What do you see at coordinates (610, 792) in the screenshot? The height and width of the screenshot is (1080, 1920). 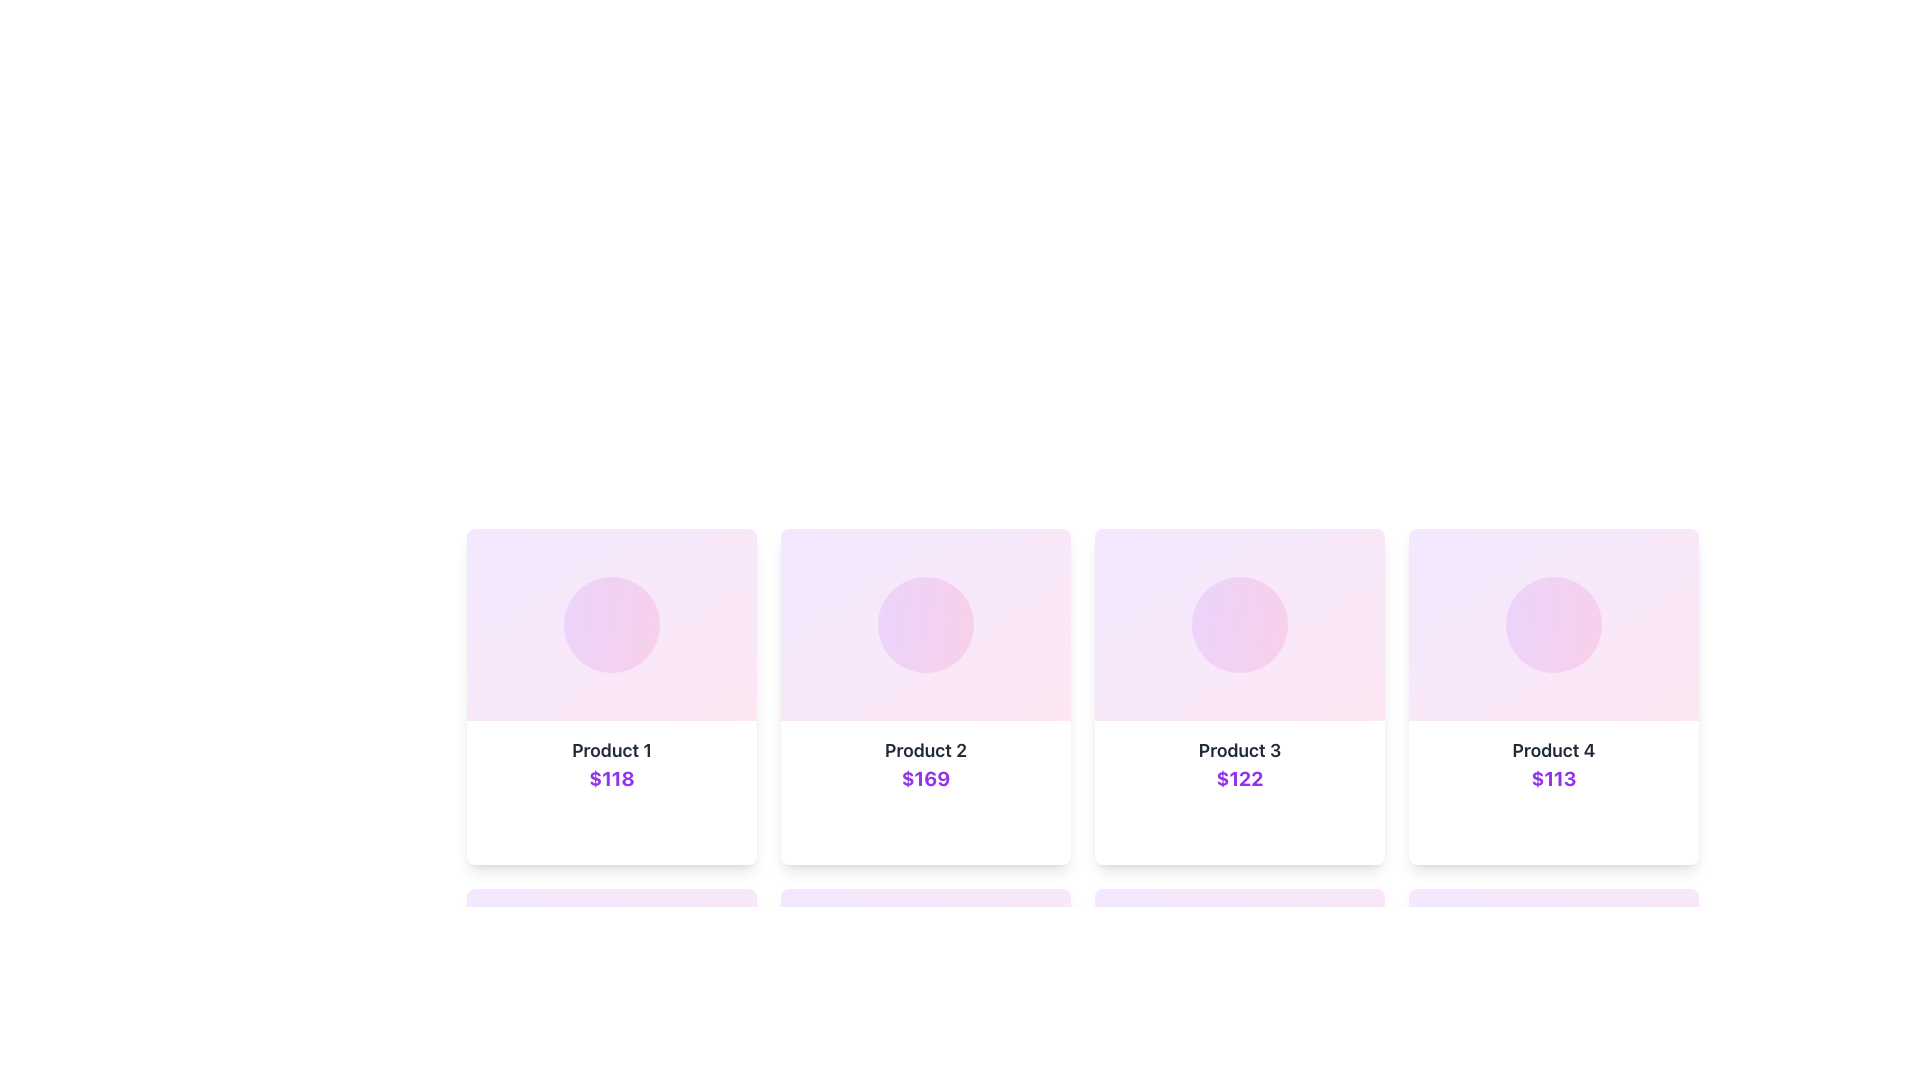 I see `displayed information in the informational text block located at the bottom of the first card in a horizontal sequence` at bounding box center [610, 792].